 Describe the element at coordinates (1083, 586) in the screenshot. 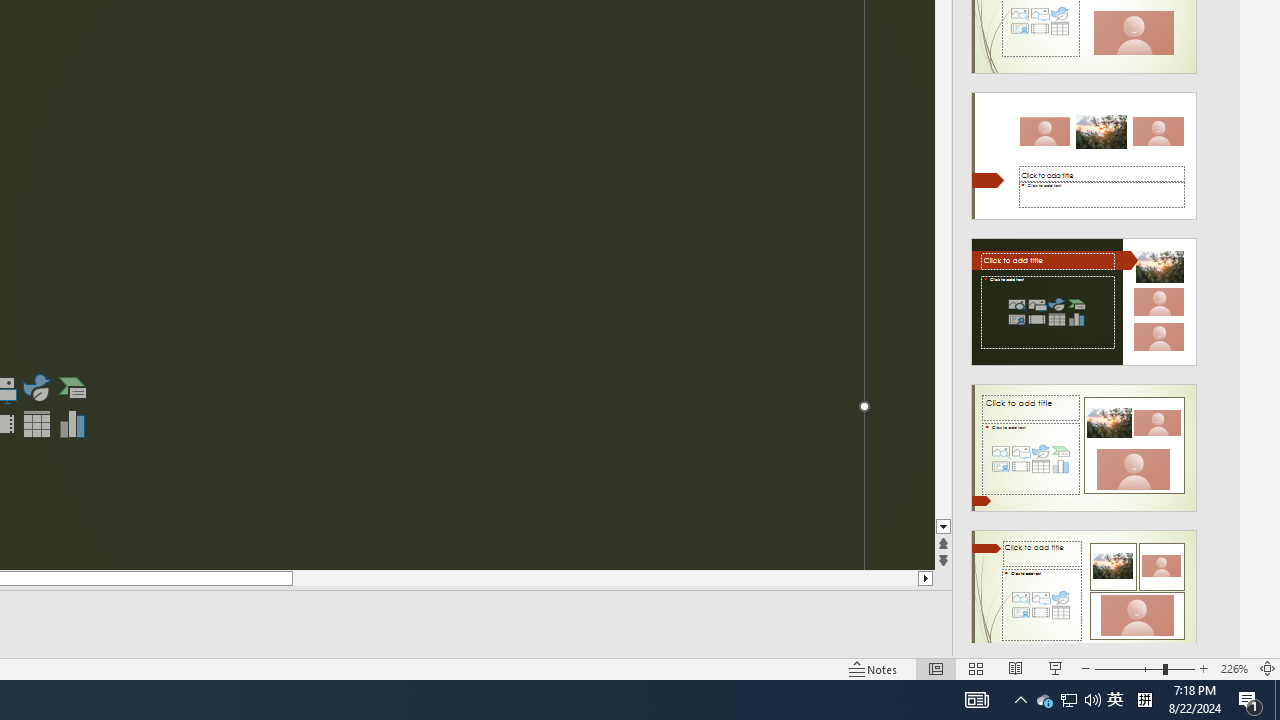

I see `'Design Idea'` at that location.